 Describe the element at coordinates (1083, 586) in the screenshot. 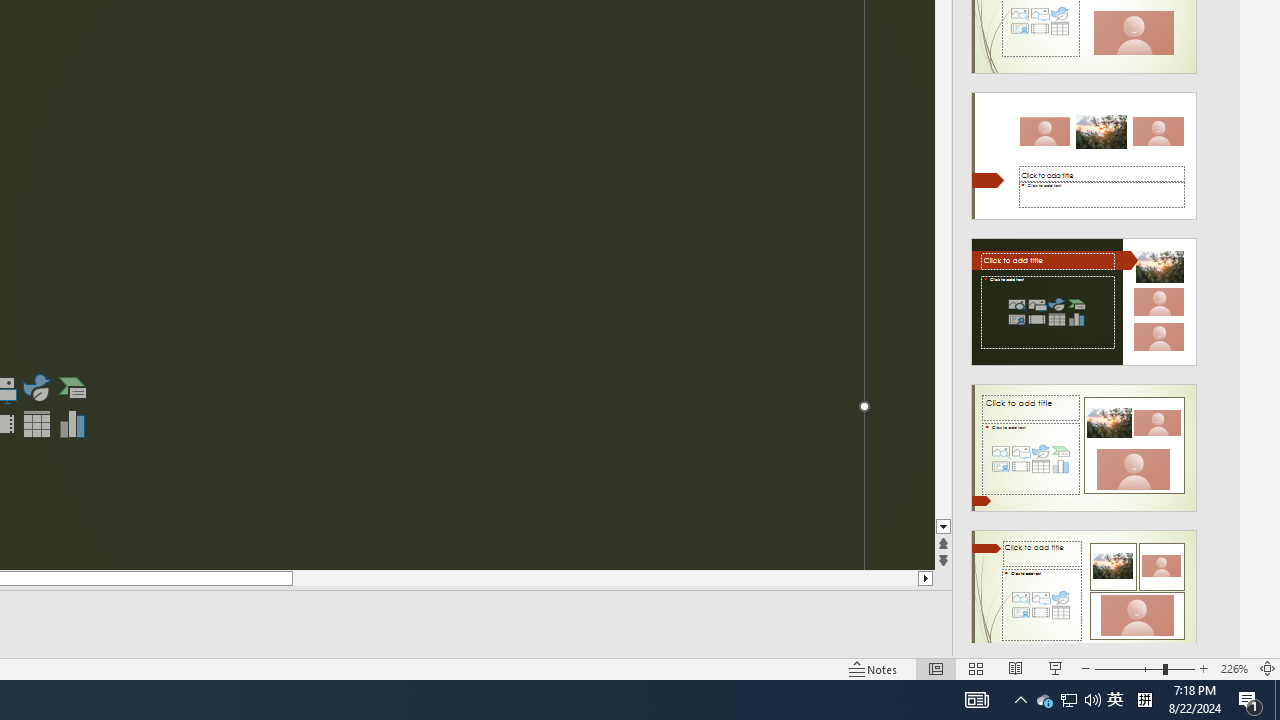

I see `'Design Idea'` at that location.